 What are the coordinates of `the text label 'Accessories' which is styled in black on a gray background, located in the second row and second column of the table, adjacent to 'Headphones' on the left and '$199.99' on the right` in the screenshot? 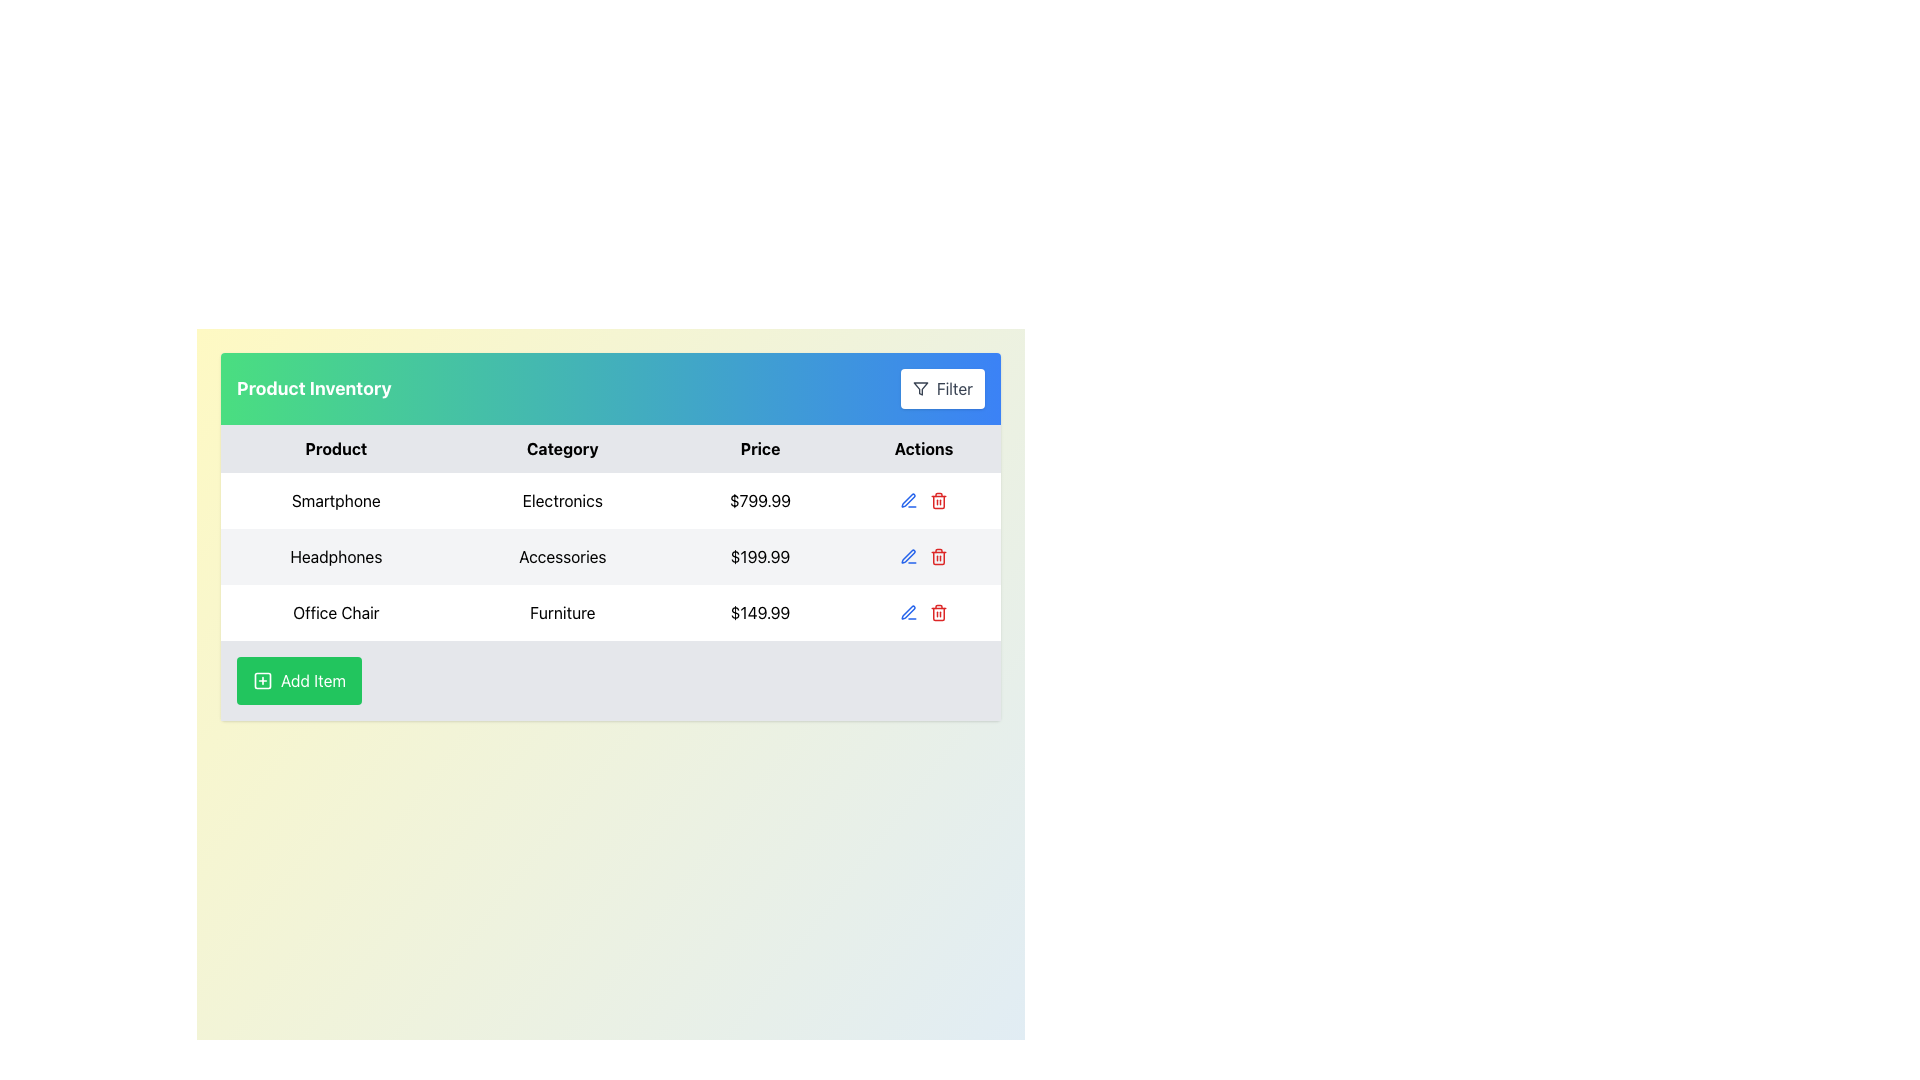 It's located at (561, 556).